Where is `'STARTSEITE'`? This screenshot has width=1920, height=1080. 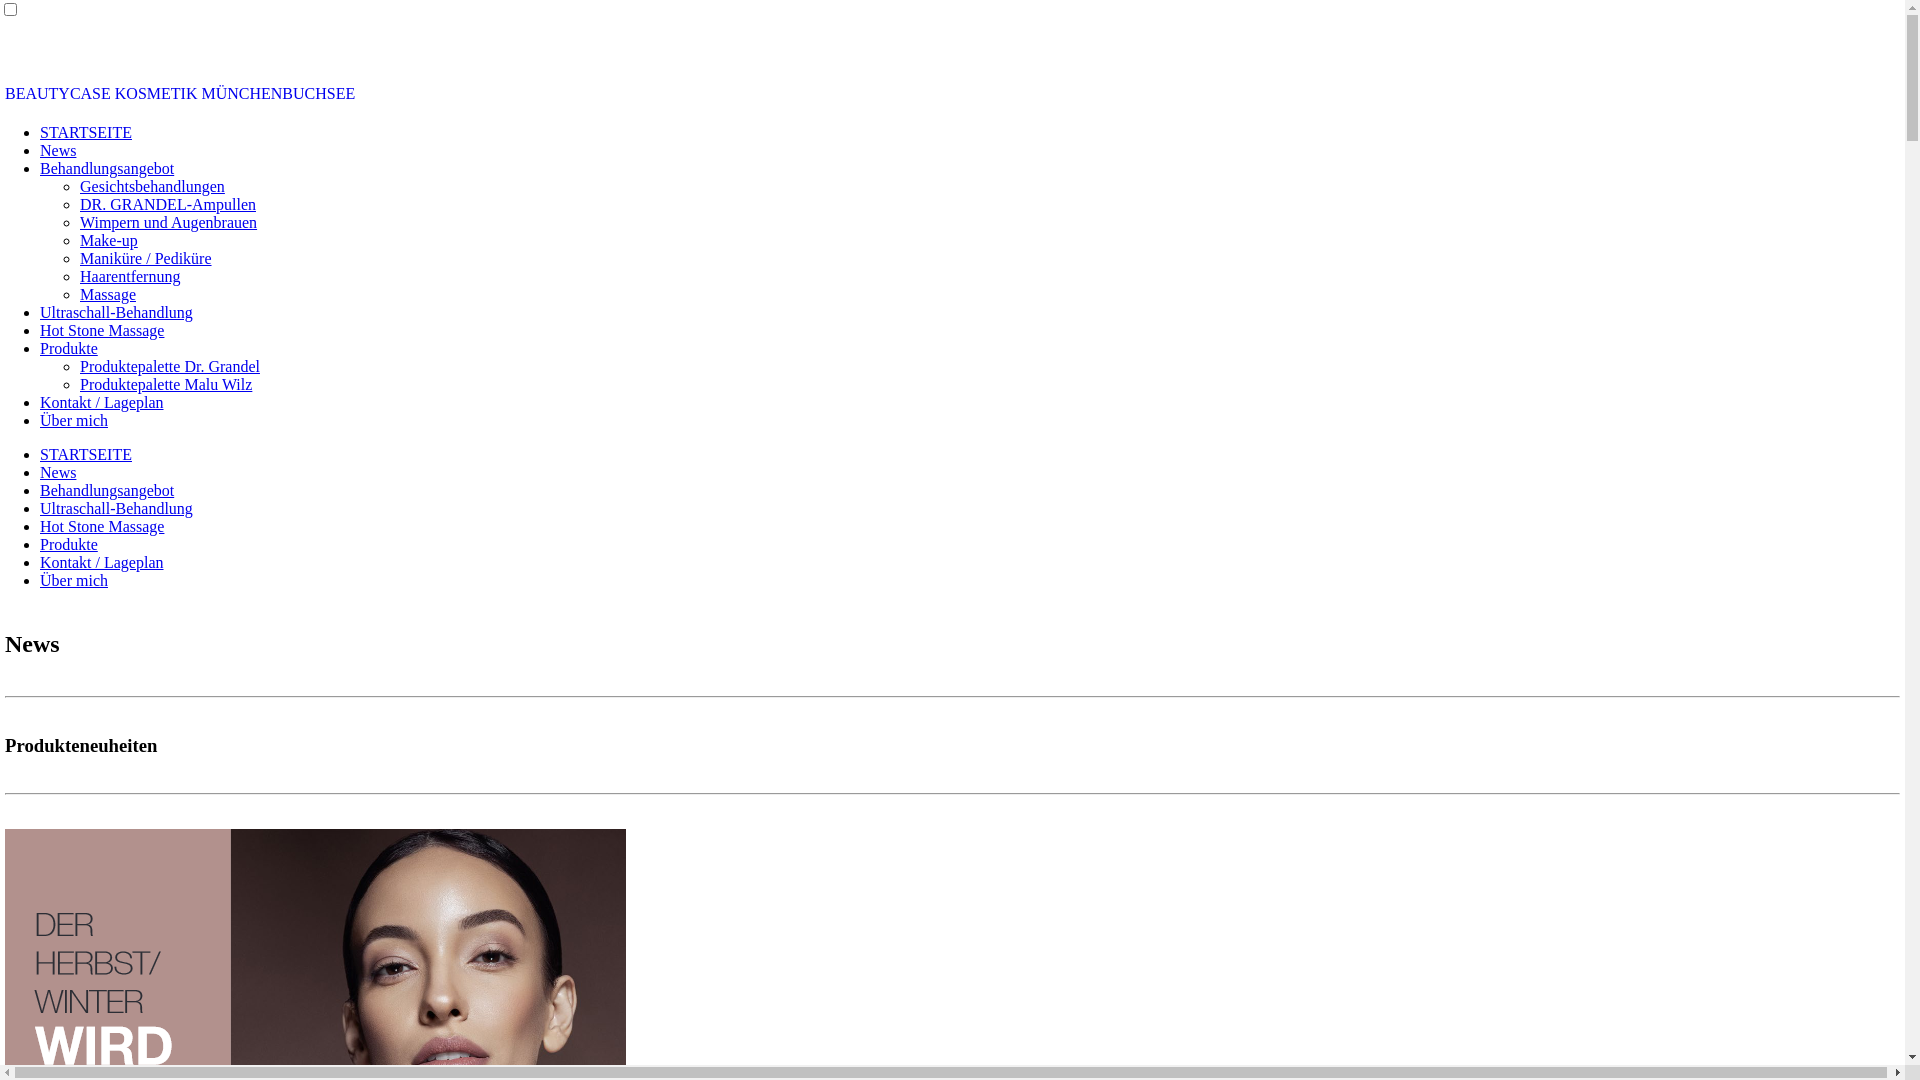 'STARTSEITE' is located at coordinates (39, 132).